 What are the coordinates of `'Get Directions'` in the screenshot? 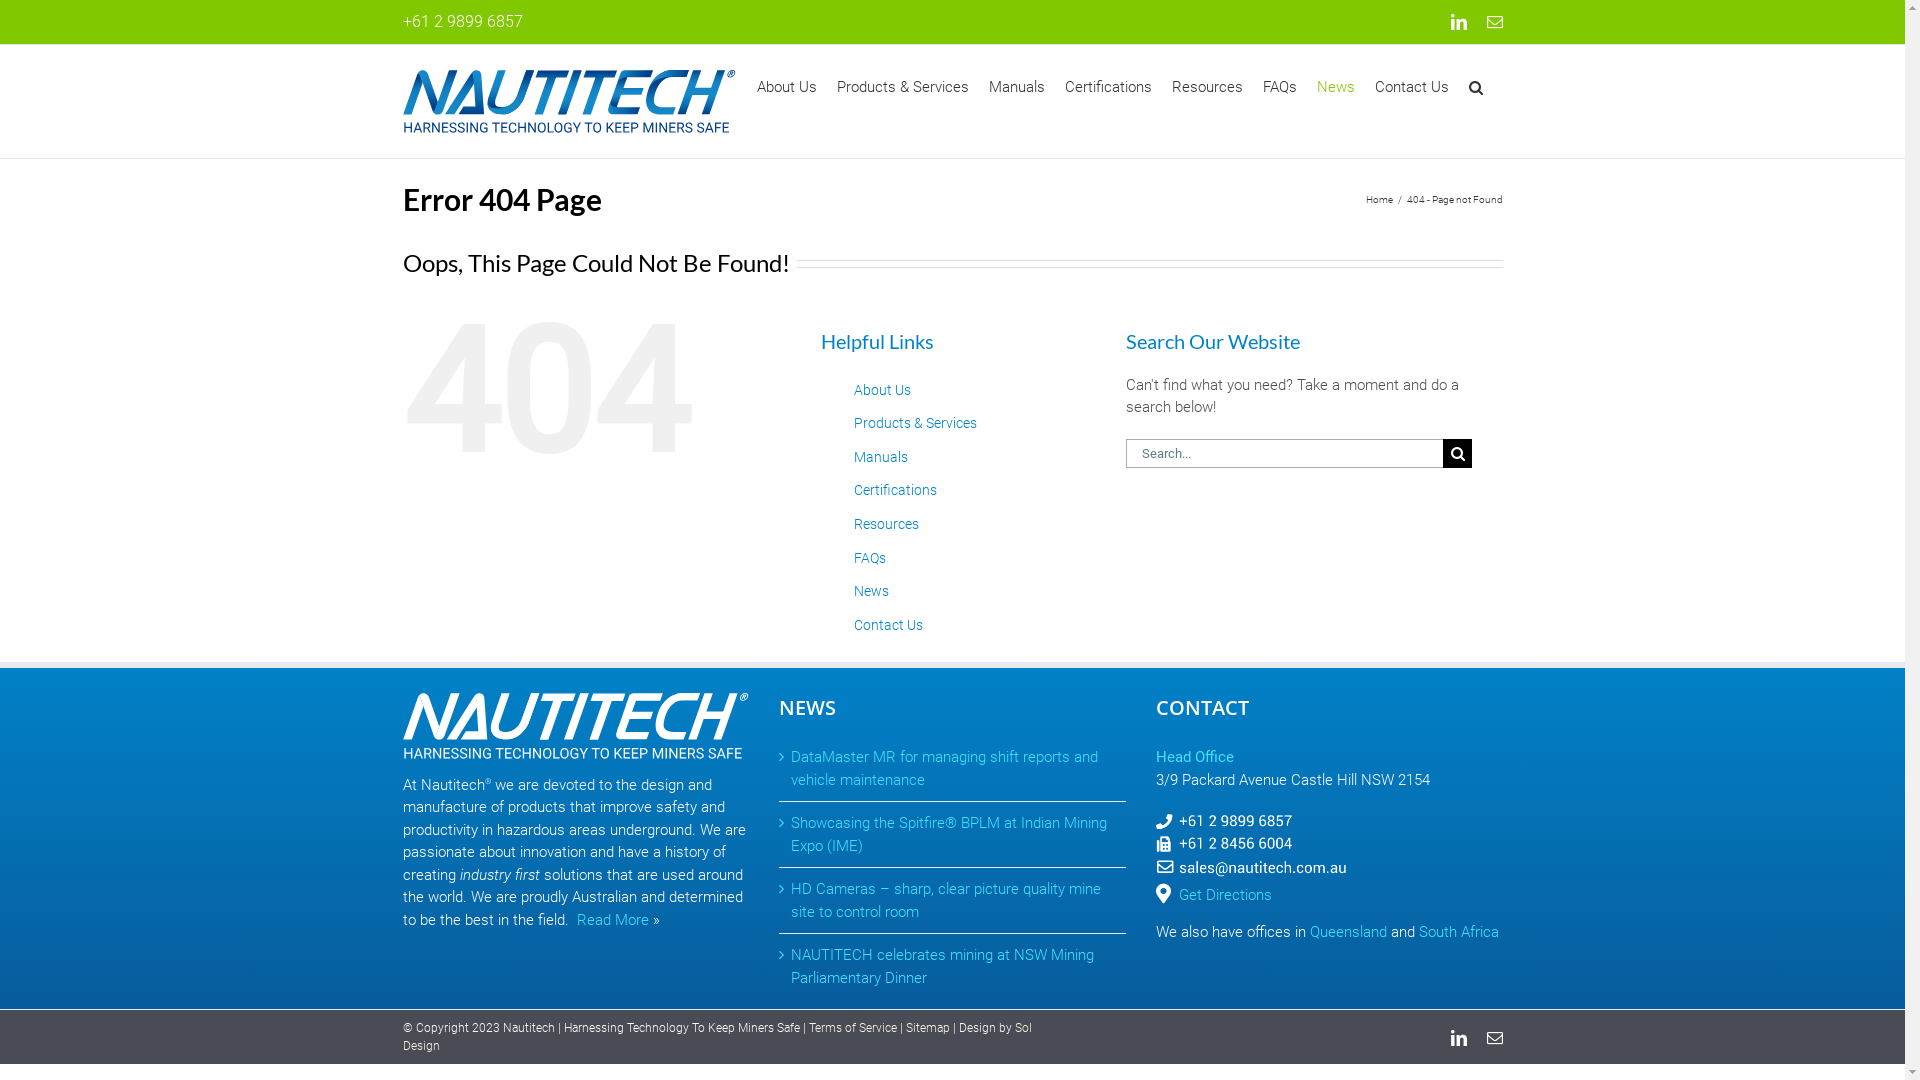 It's located at (1224, 893).